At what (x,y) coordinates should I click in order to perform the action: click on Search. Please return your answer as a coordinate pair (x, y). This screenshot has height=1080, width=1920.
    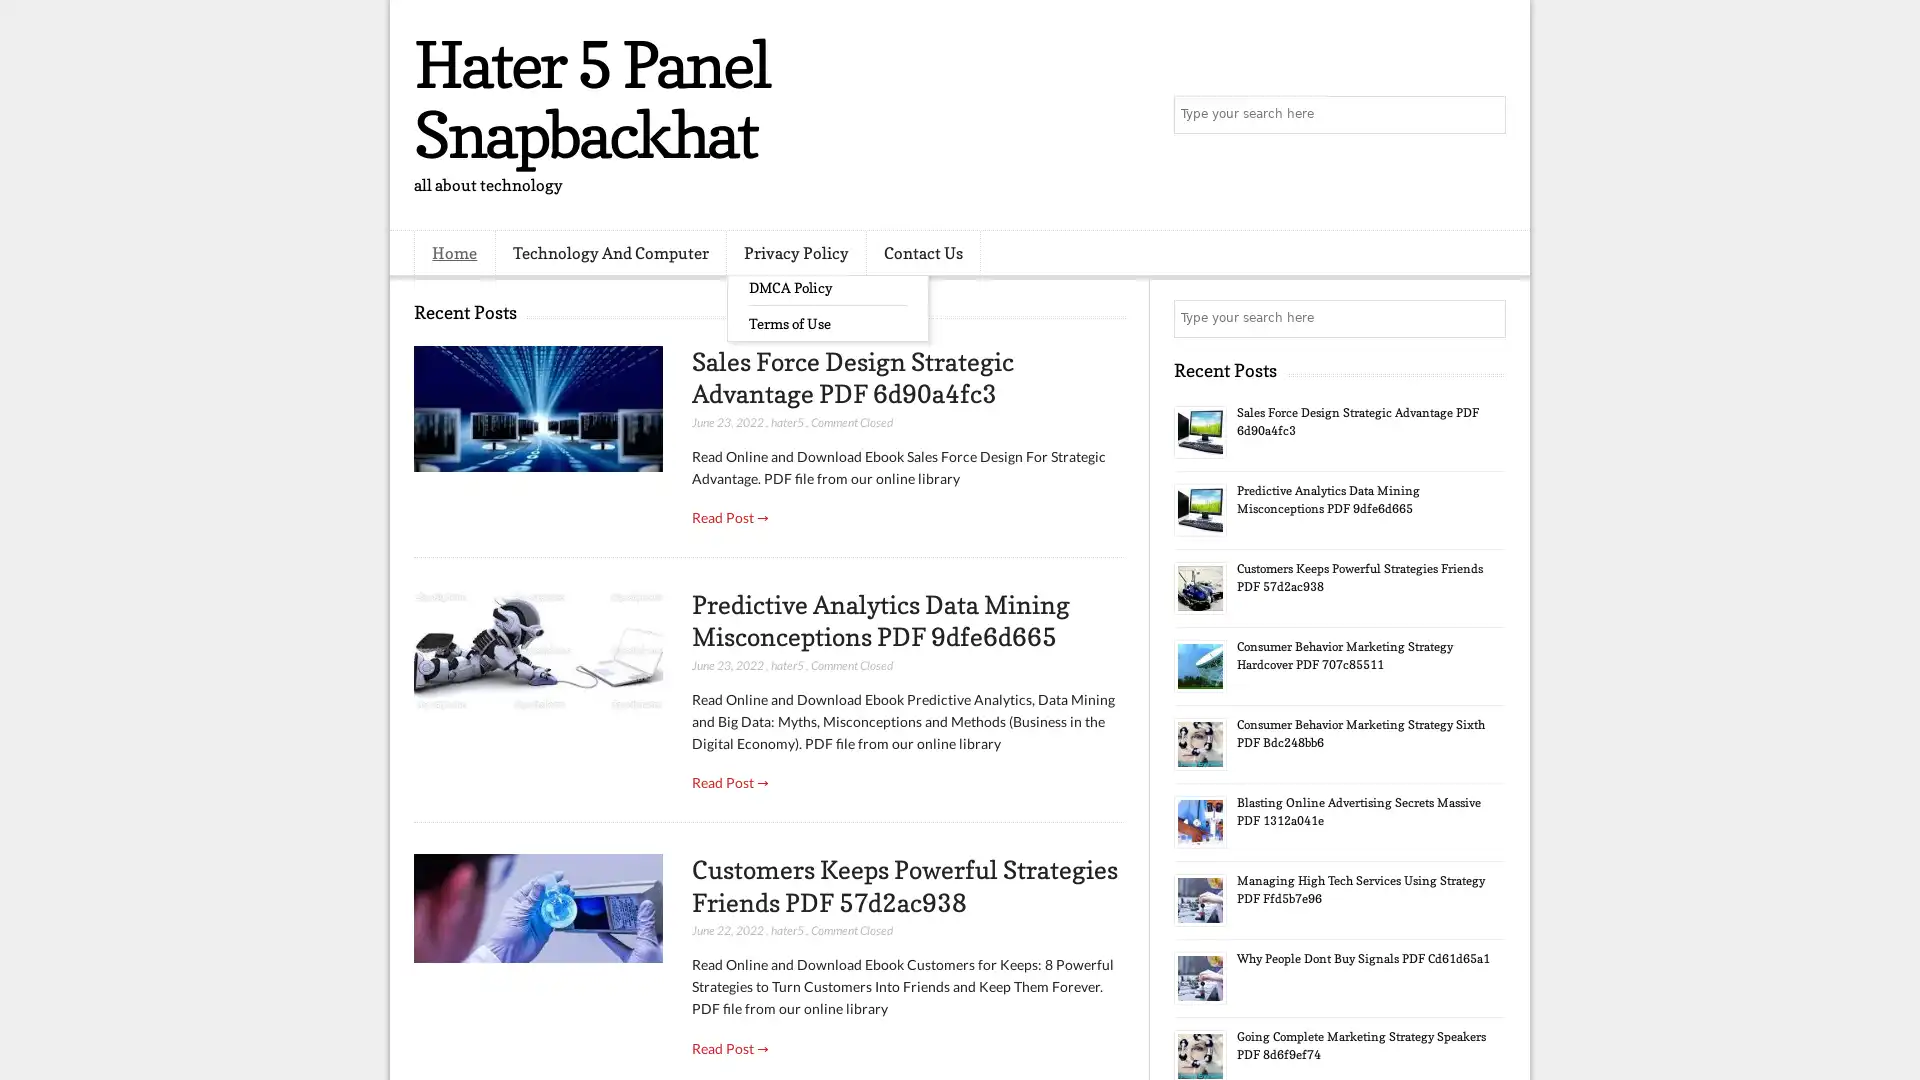
    Looking at the image, I should click on (1485, 115).